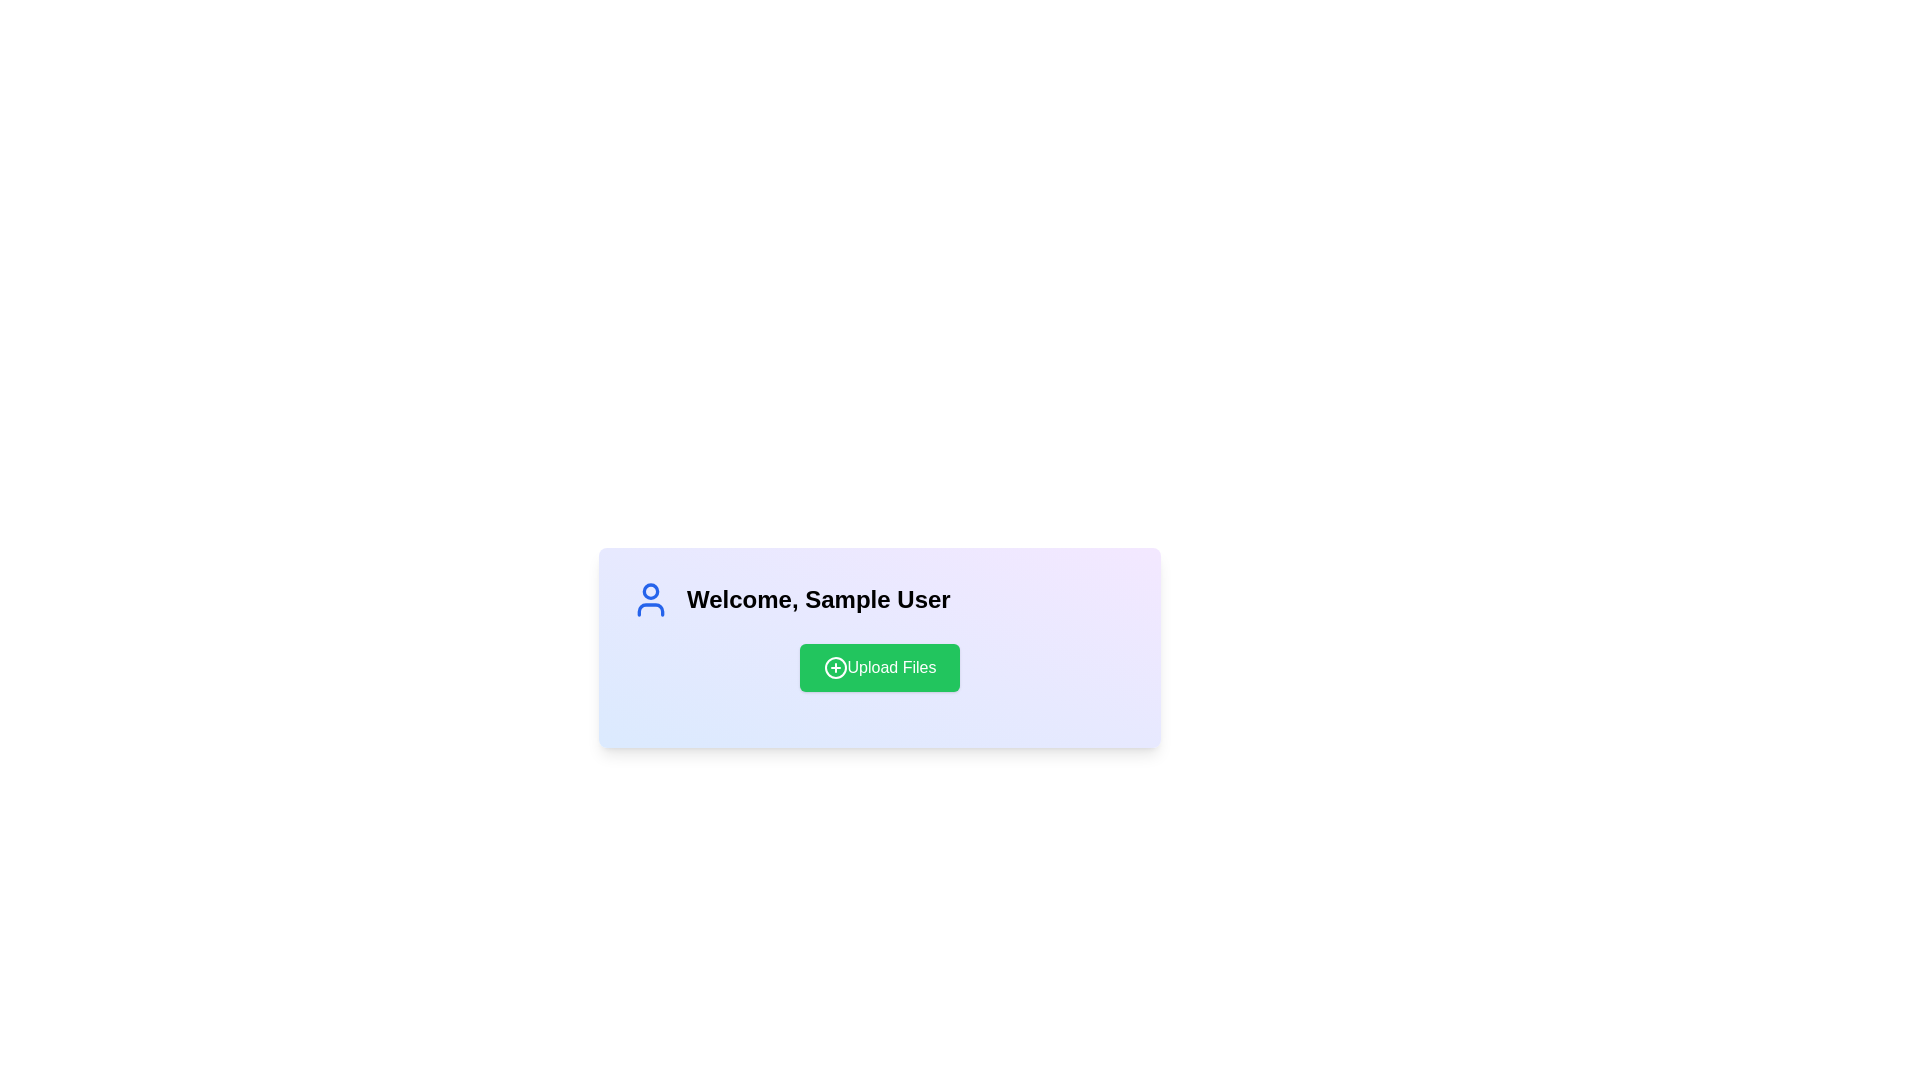  What do you see at coordinates (835, 667) in the screenshot?
I see `the icon that signifies the action associated with adding or uploading items, which is located at the left edge of the 'Upload Files' green button` at bounding box center [835, 667].